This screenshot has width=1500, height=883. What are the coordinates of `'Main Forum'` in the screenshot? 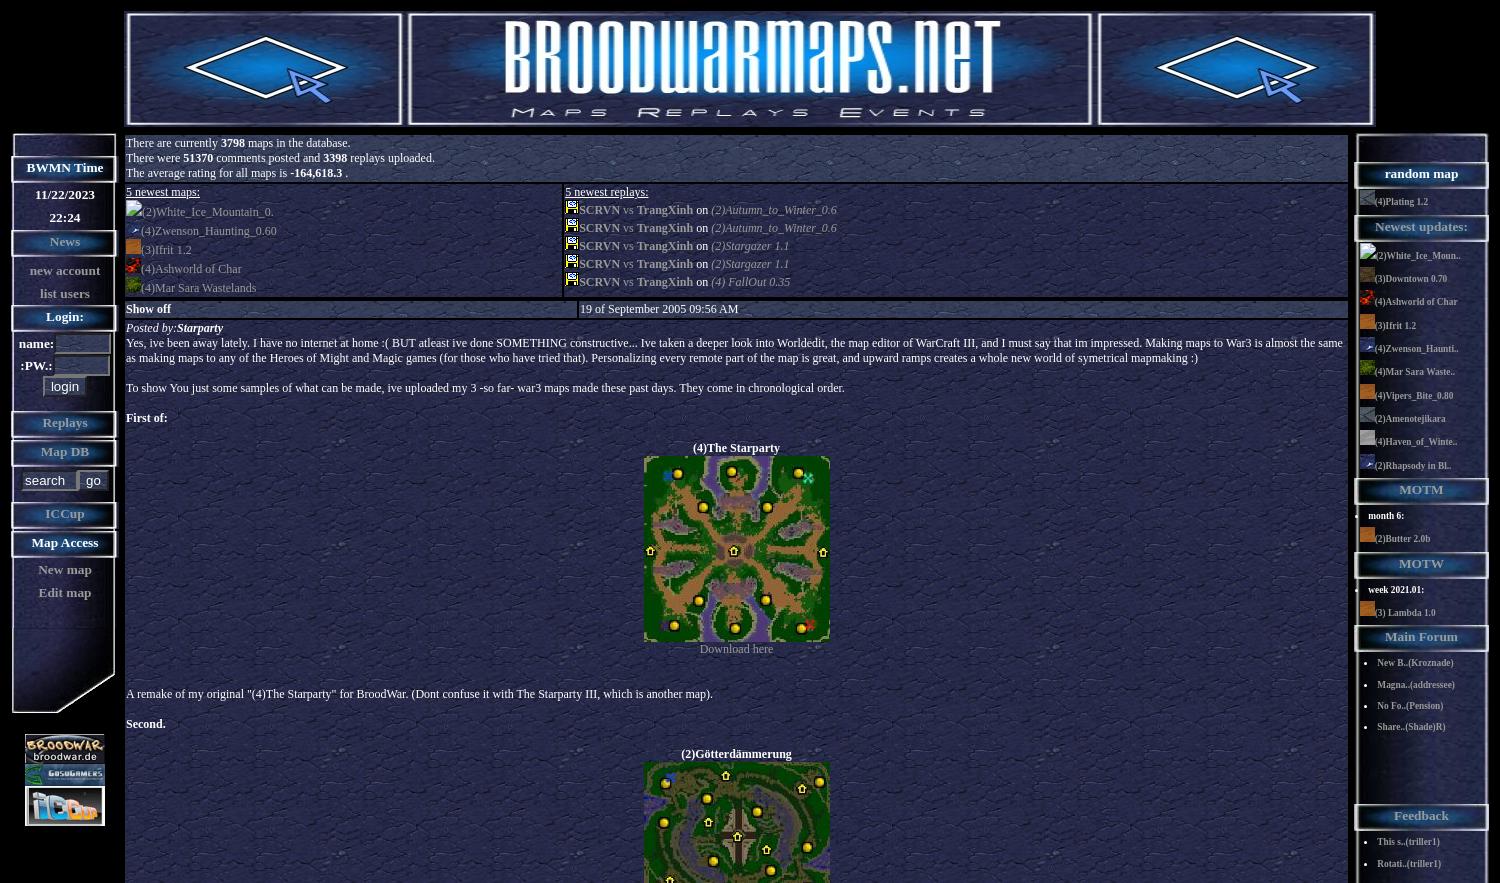 It's located at (1420, 636).